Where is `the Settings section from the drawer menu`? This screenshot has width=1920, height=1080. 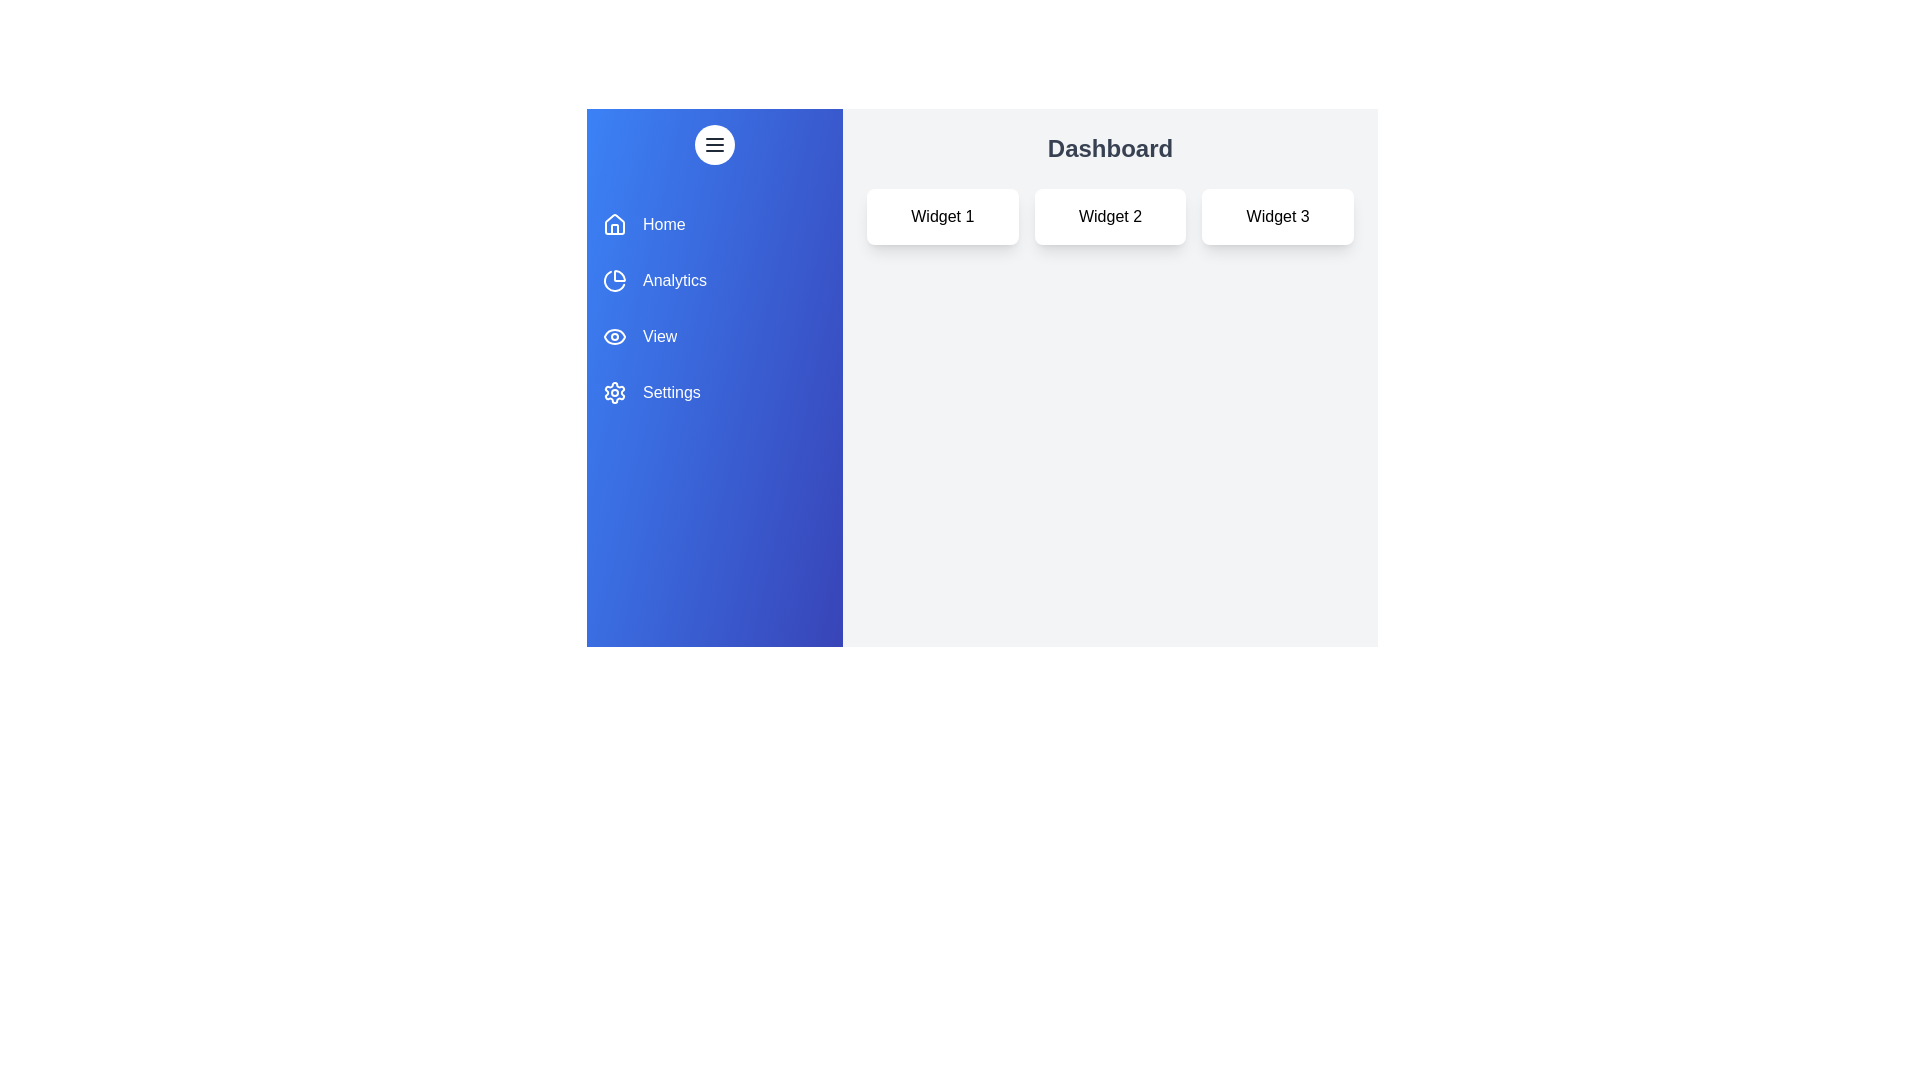
the Settings section from the drawer menu is located at coordinates (715, 393).